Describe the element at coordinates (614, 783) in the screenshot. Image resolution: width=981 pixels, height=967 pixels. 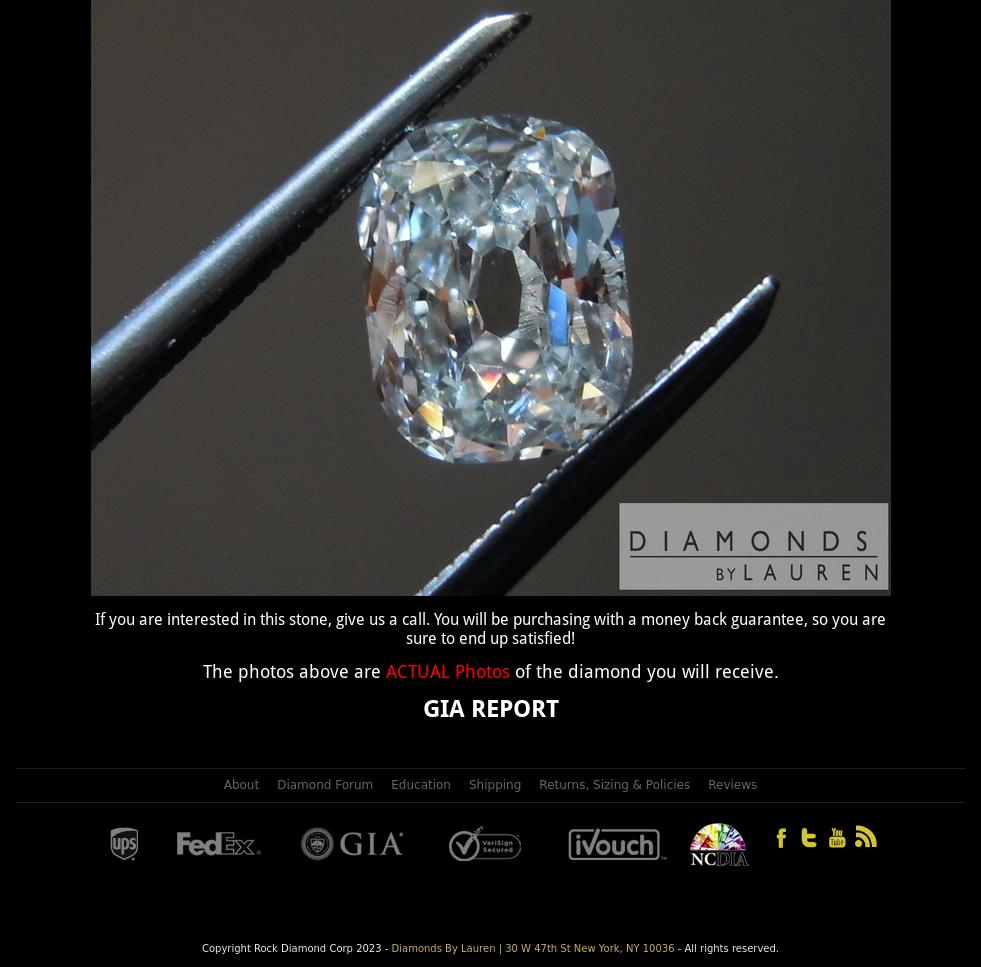
I see `'Returns, Sizing & Policies'` at that location.